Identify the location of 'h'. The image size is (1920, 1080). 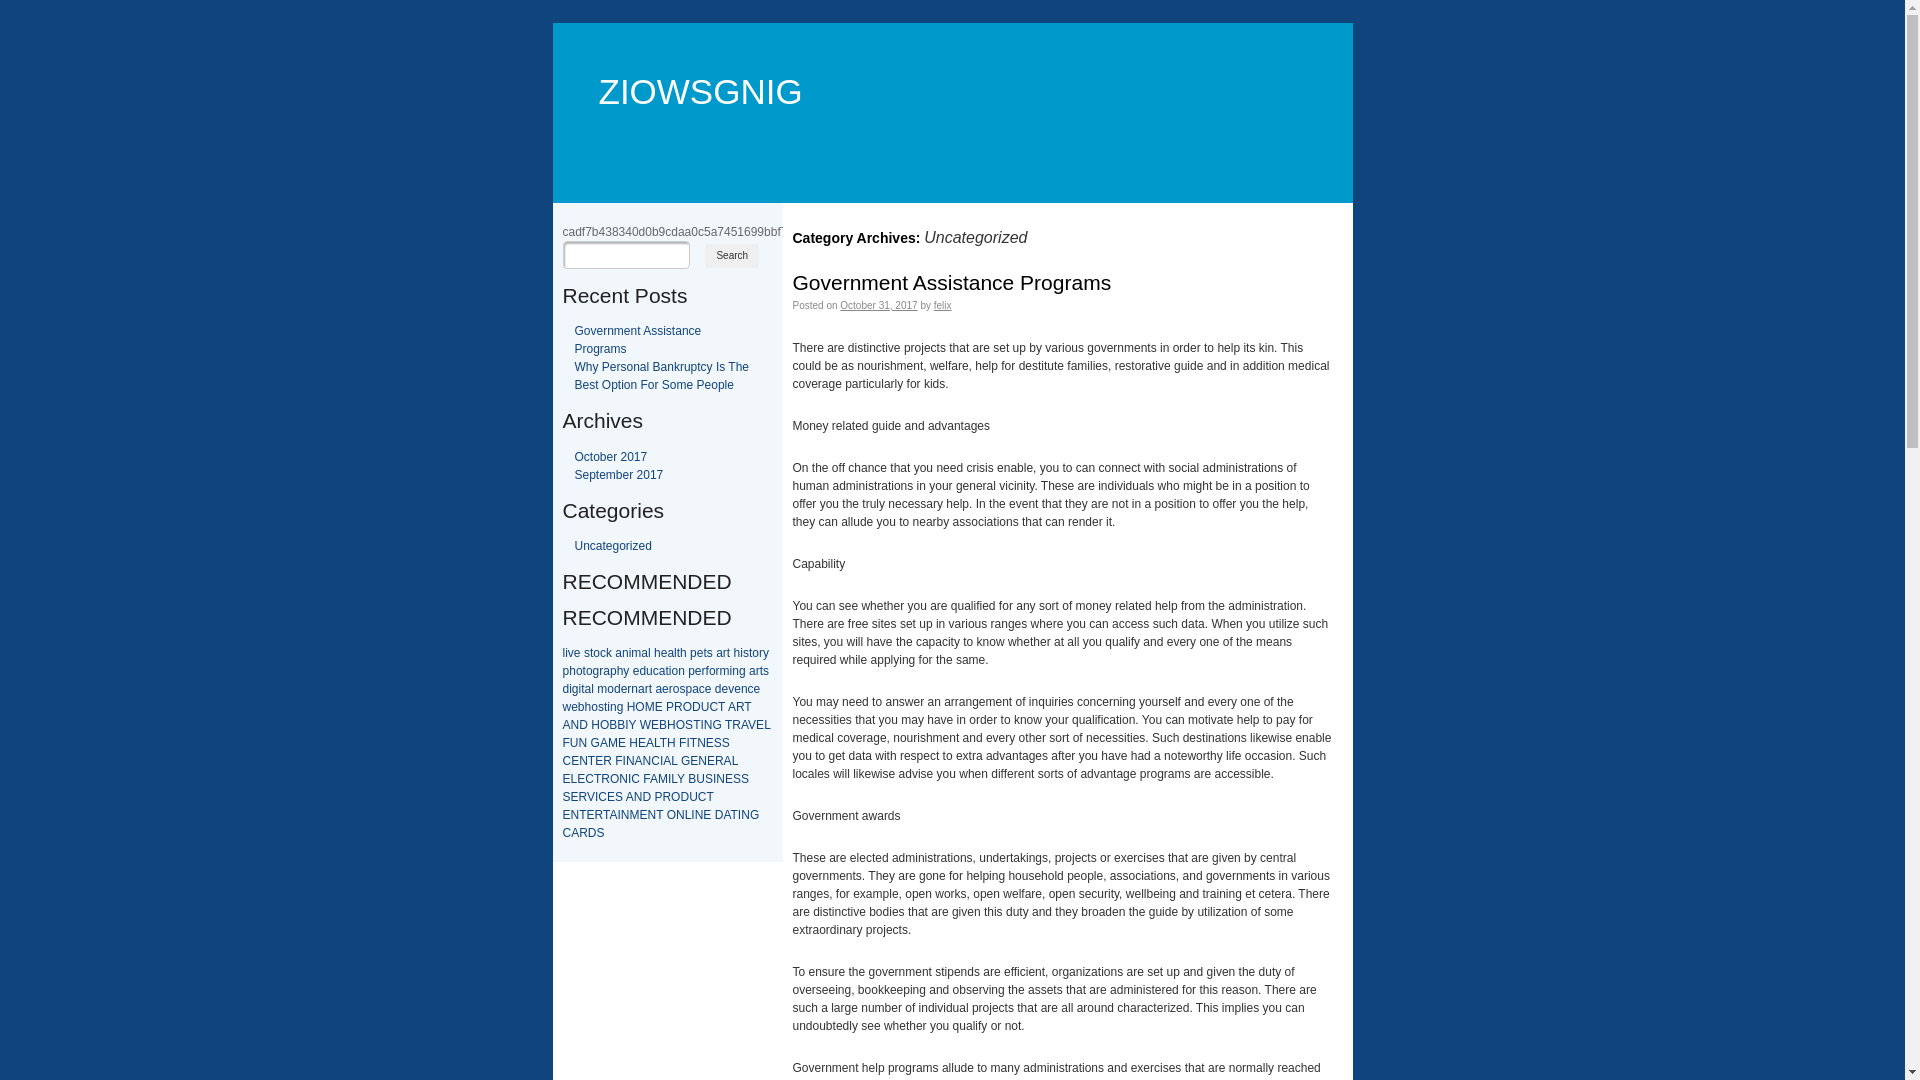
(683, 652).